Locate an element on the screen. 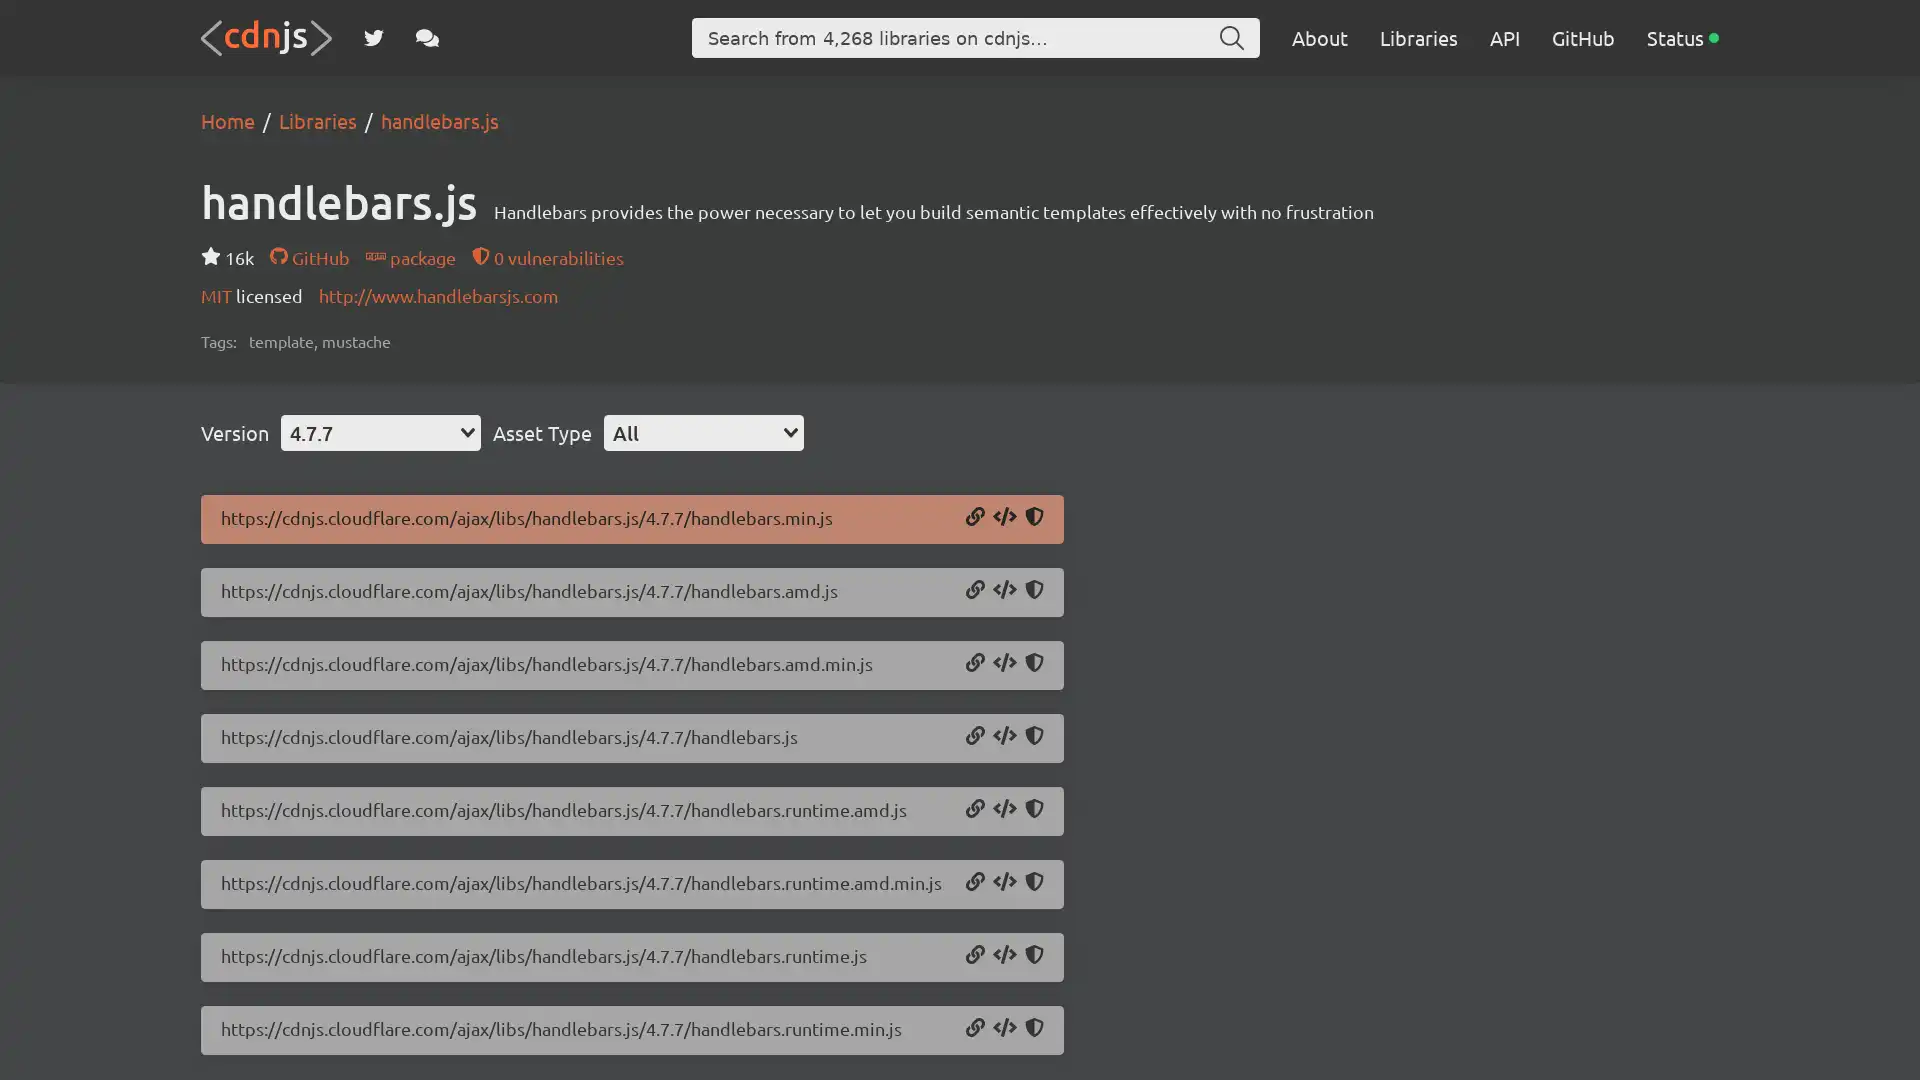 The image size is (1920, 1080). Copy URL is located at coordinates (975, 664).